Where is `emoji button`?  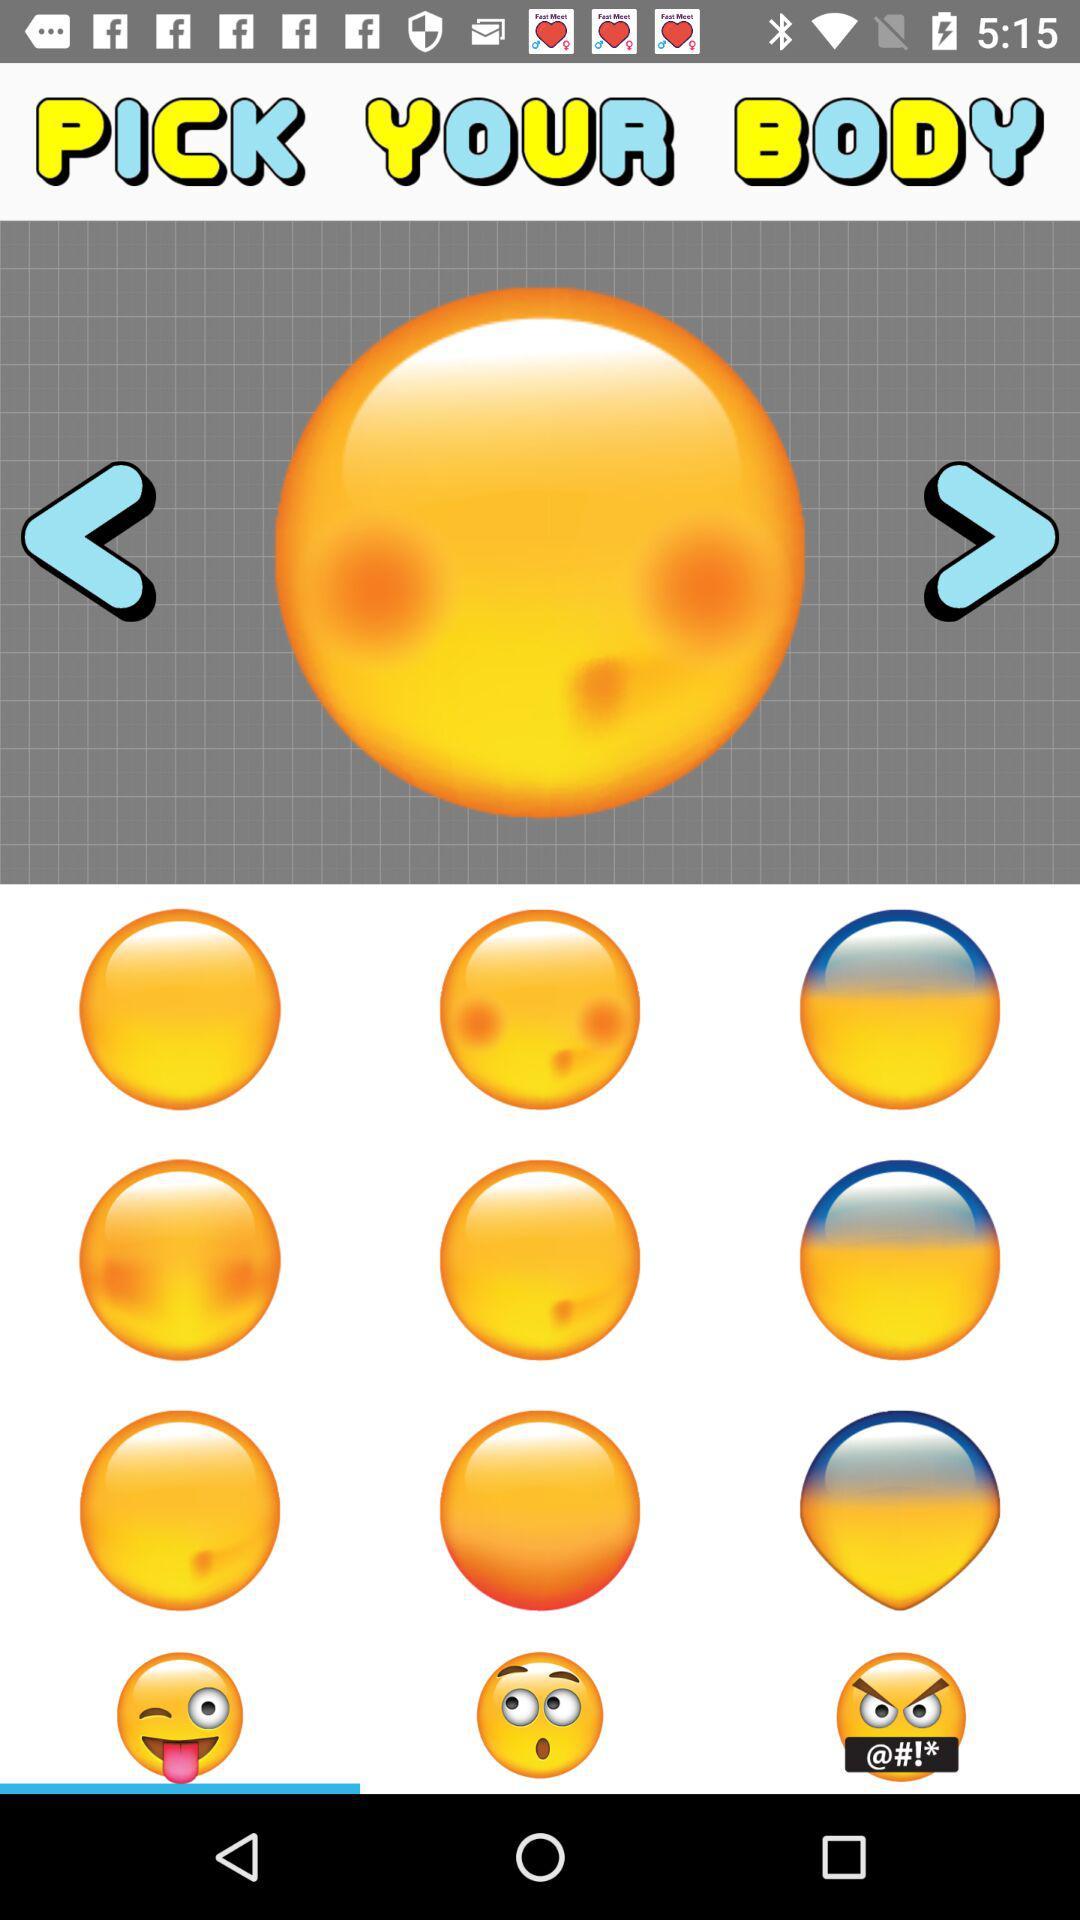 emoji button is located at coordinates (180, 1510).